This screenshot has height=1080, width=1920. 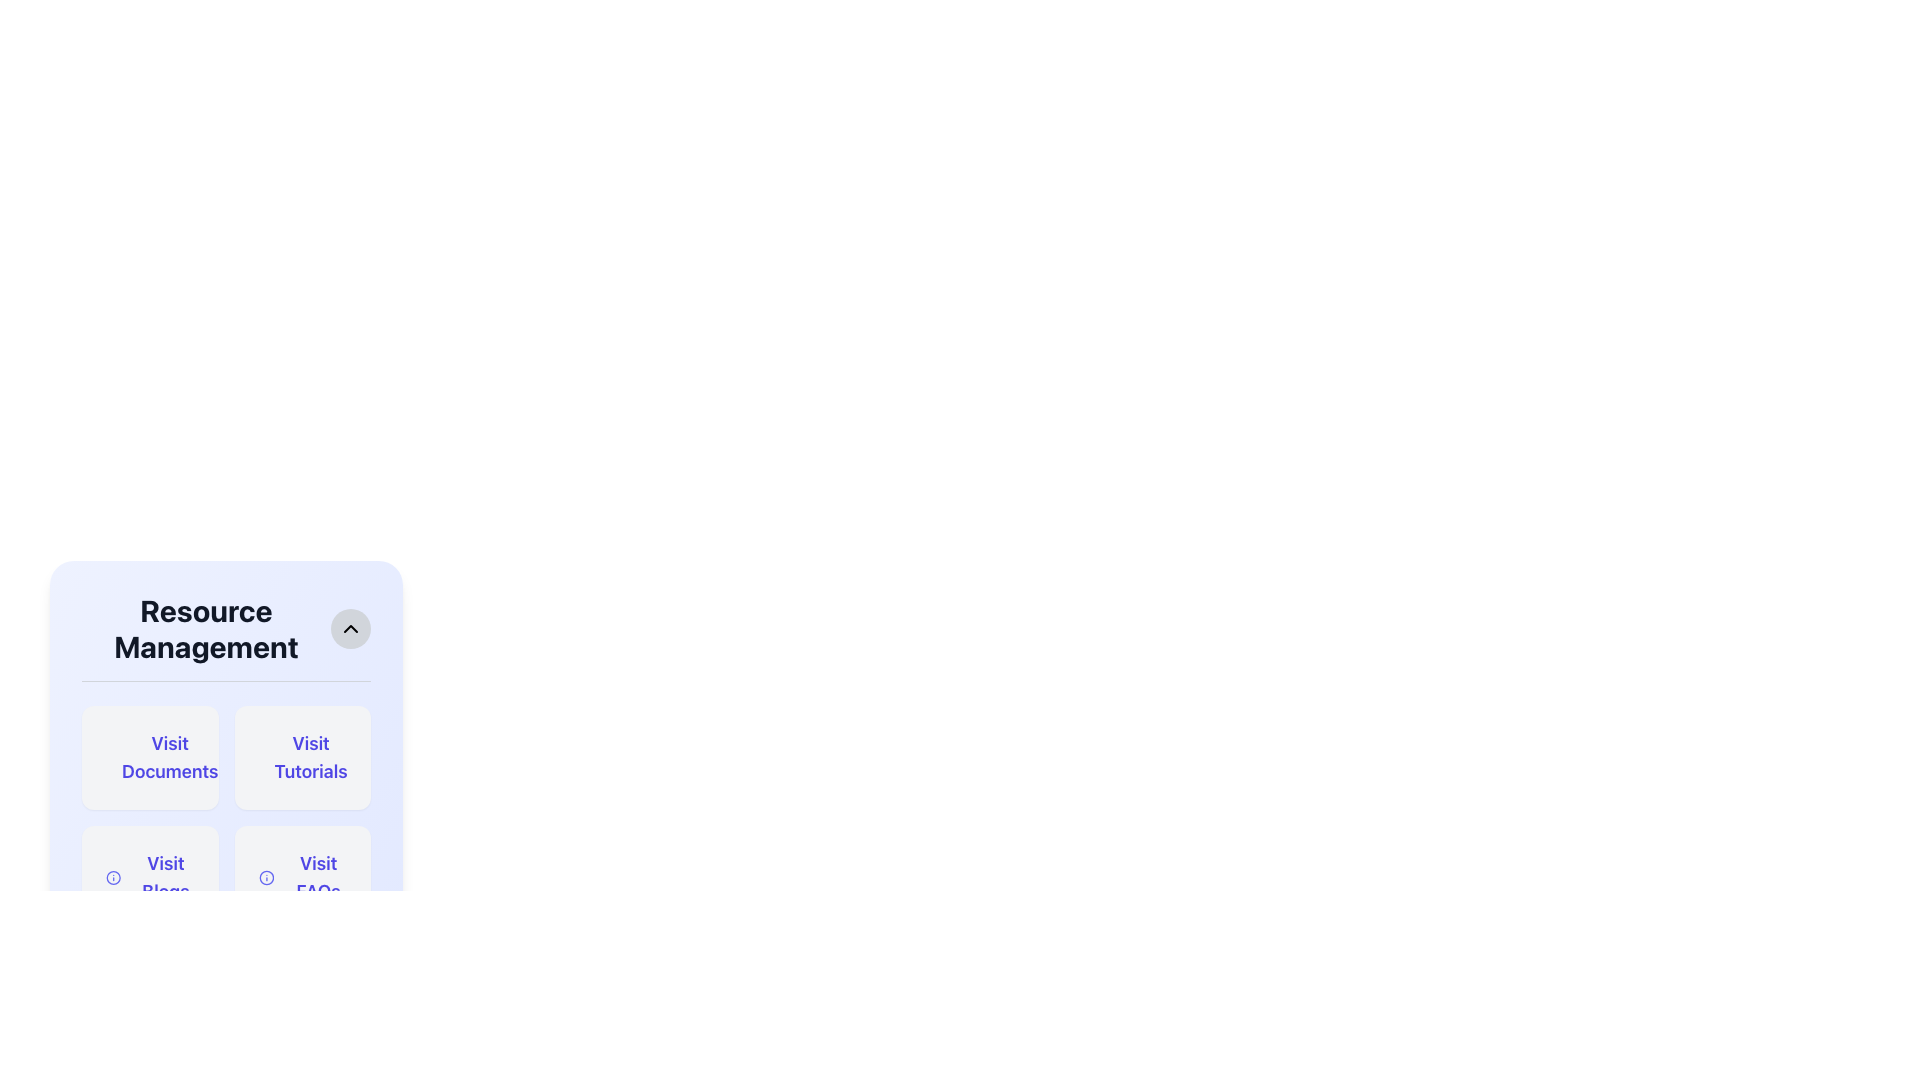 What do you see at coordinates (149, 758) in the screenshot?
I see `the navigation button in the 'Resource Management' section` at bounding box center [149, 758].